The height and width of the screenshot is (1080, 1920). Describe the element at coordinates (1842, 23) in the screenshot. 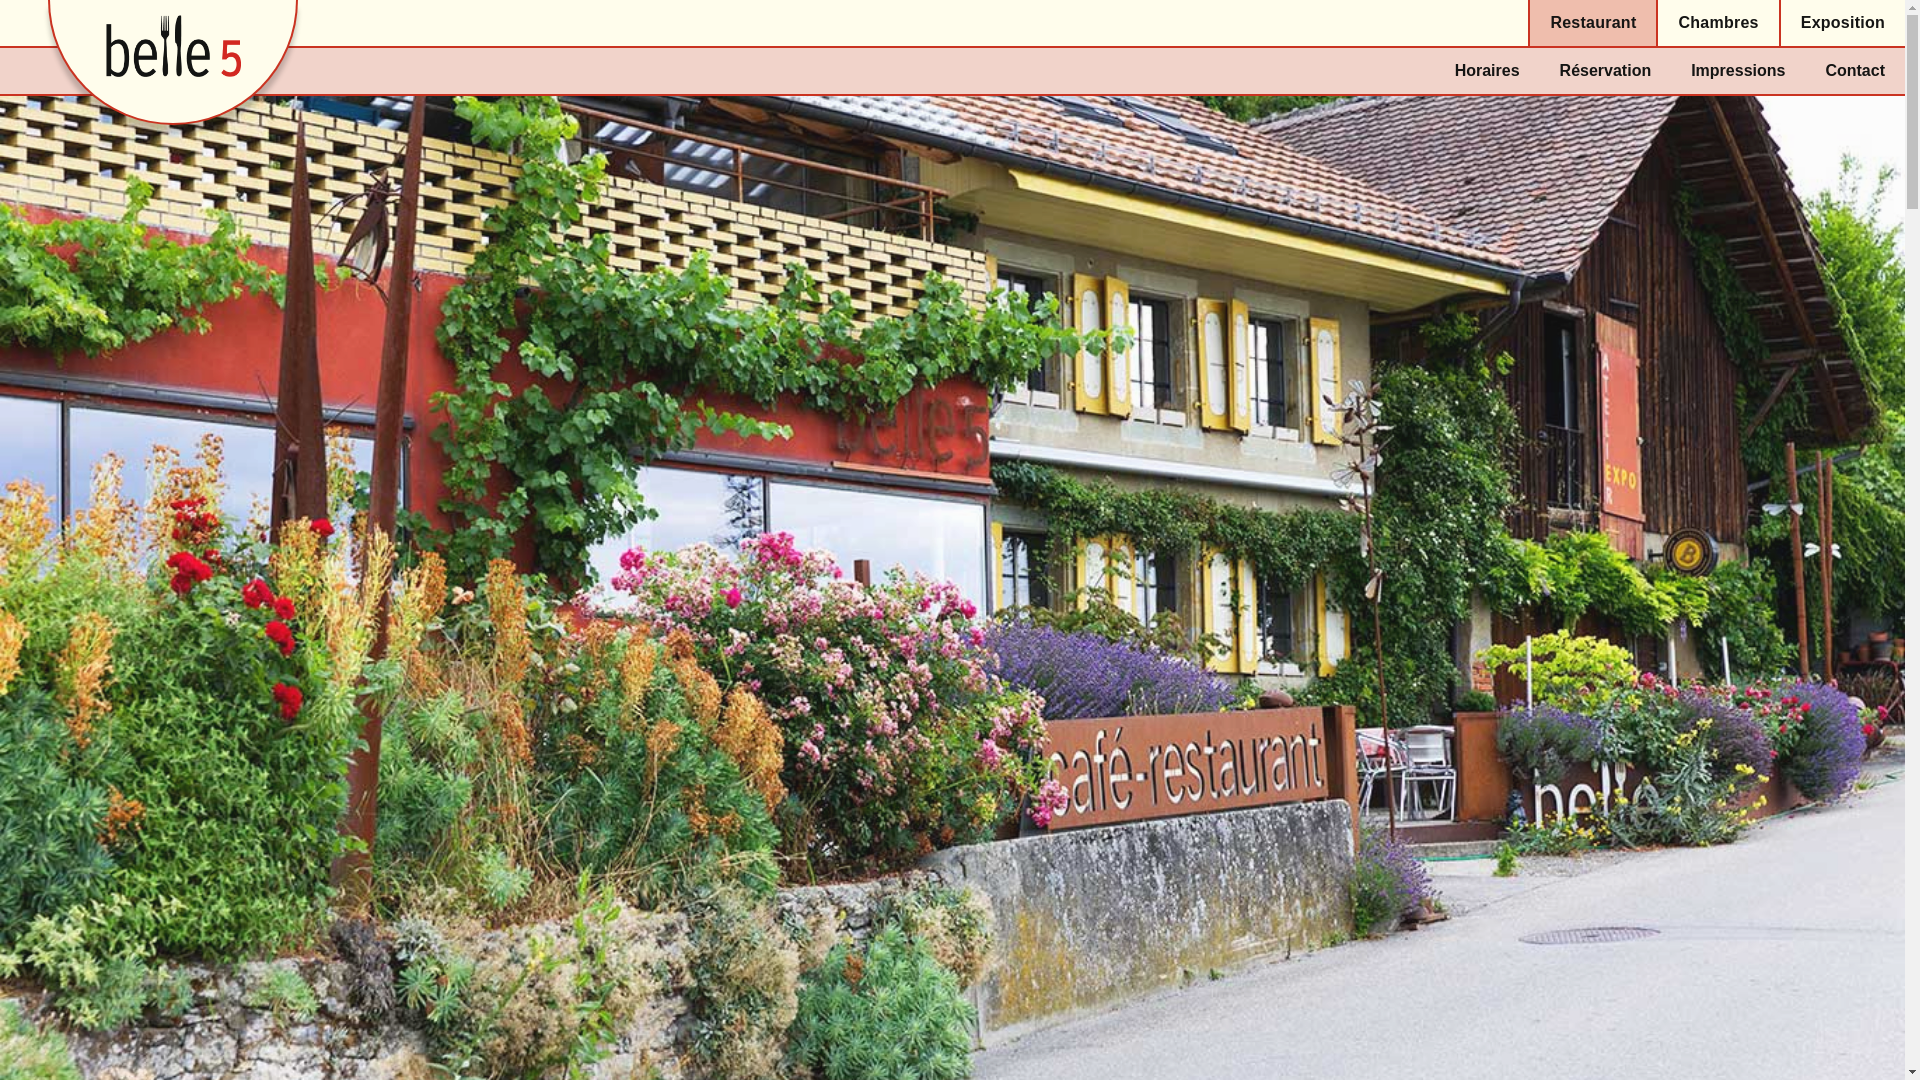

I see `'Exposition'` at that location.